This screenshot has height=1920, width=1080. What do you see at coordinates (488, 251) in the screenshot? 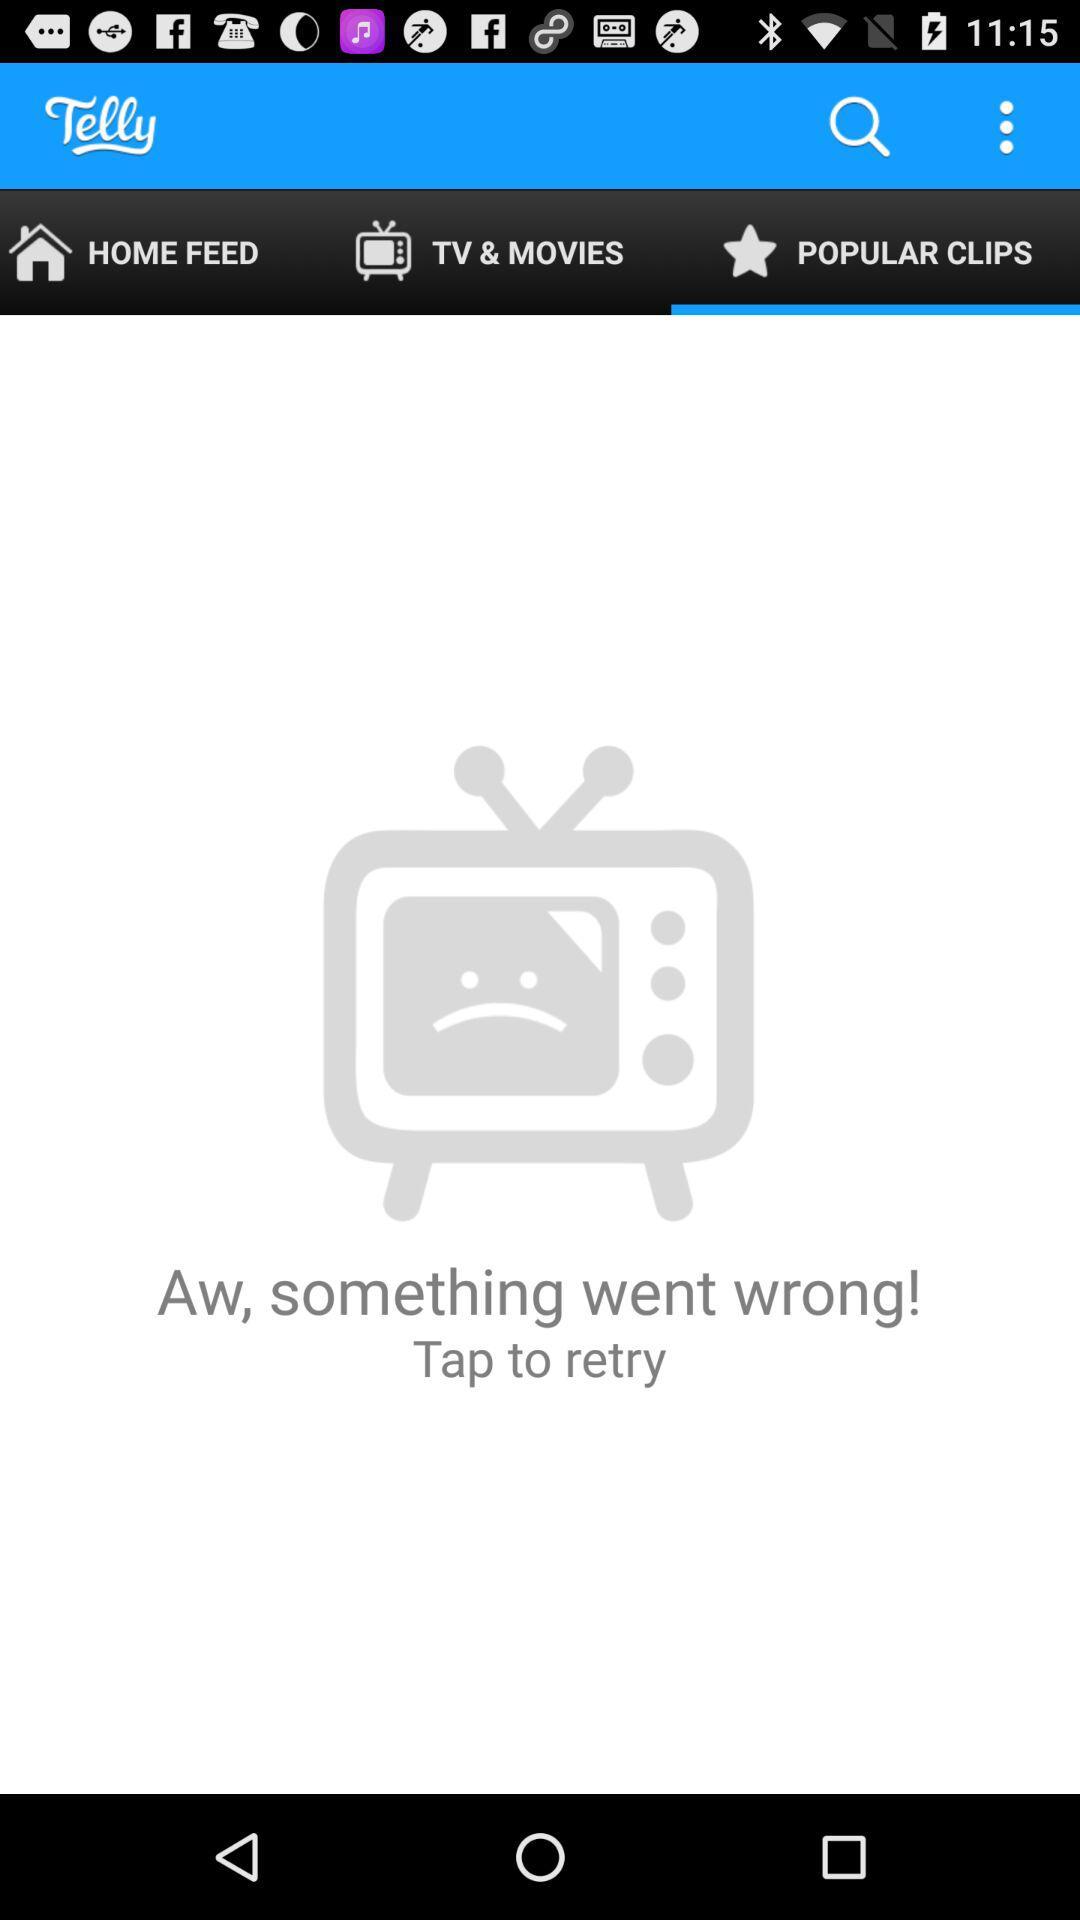
I see `the tv & movies` at bounding box center [488, 251].